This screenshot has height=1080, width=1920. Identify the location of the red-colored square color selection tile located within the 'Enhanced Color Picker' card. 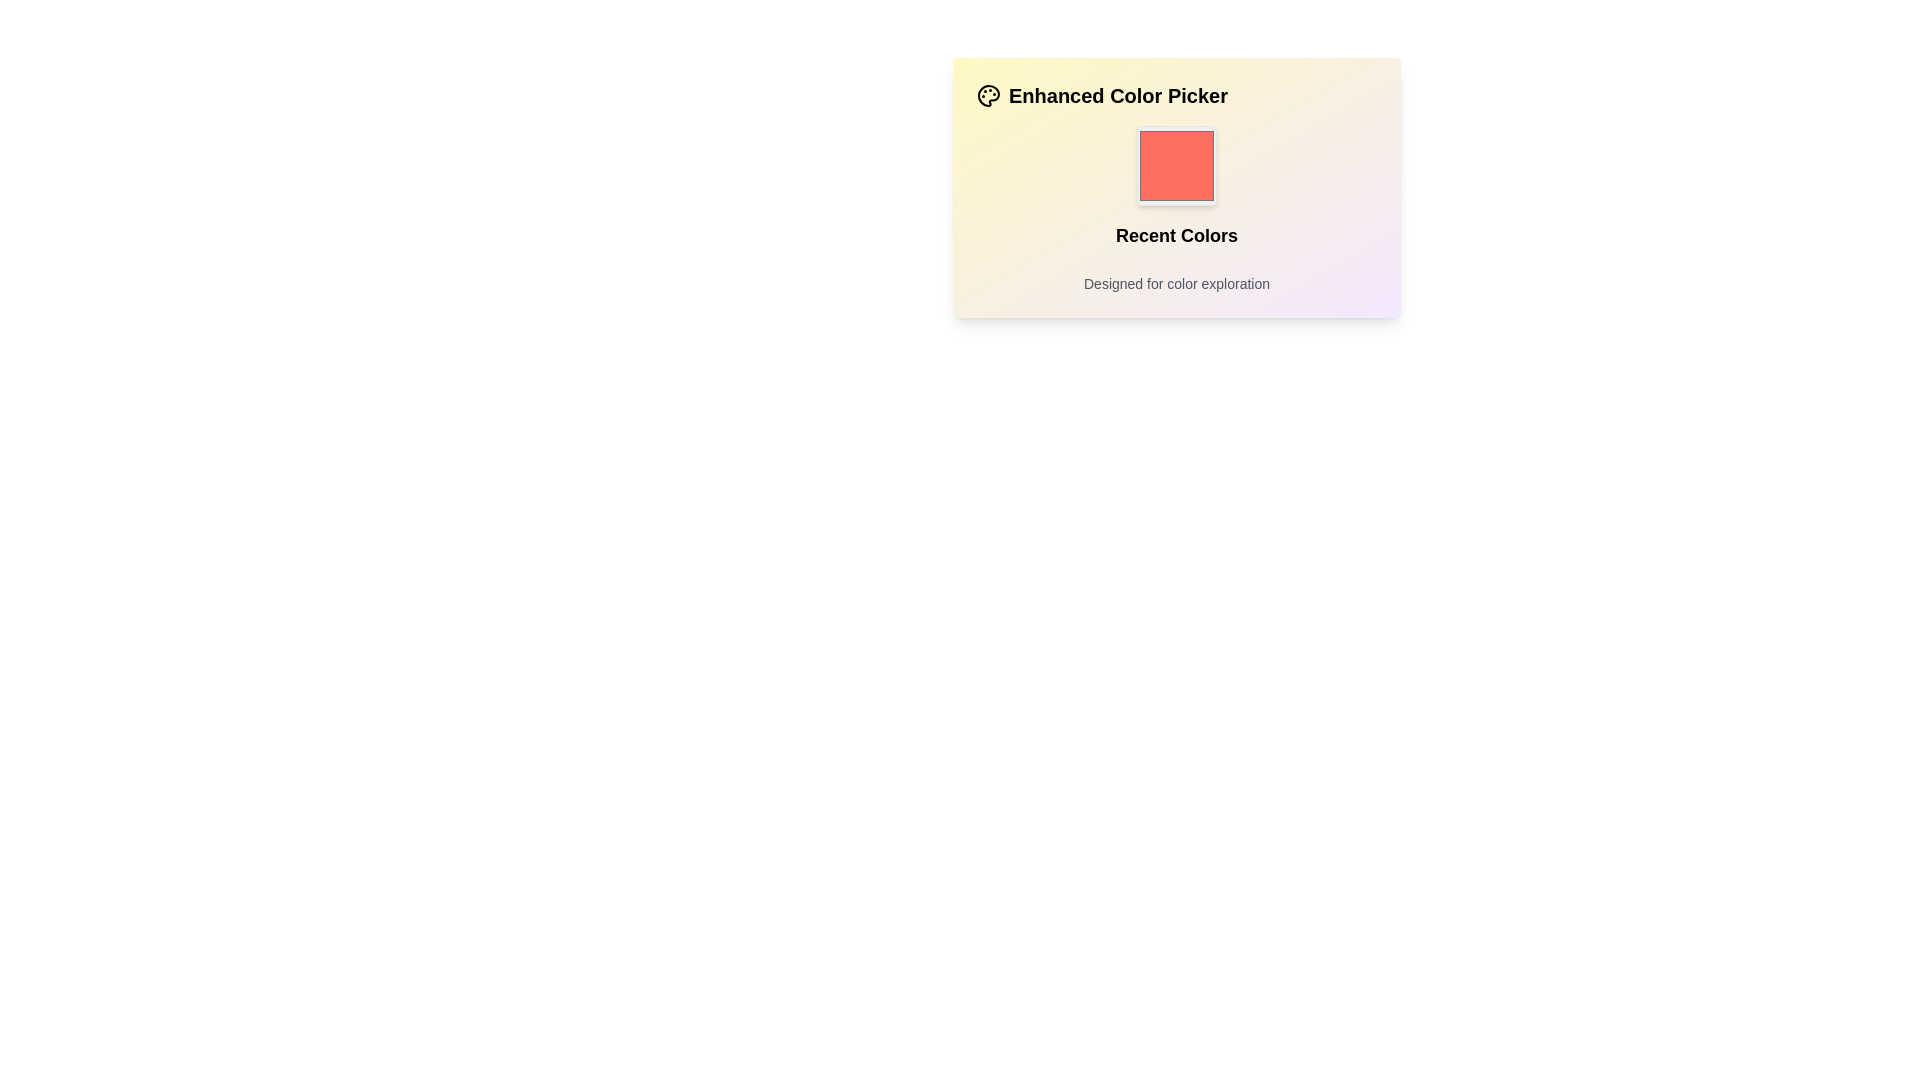
(1176, 164).